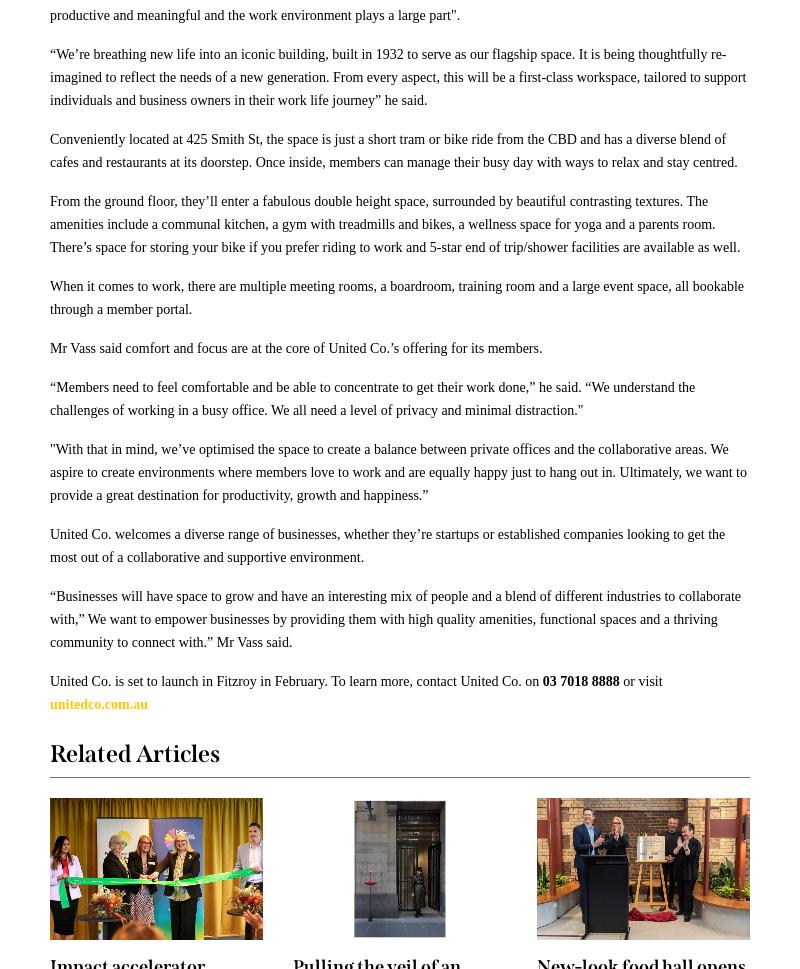  What do you see at coordinates (397, 76) in the screenshot?
I see `'“We’re breathing new life into an iconic building, built in 1932 to serve as our flagship space. It is being thoughtfully re-imagined to reflect the needs of a new generation. From every aspect, this will be a first-class workspace, tailored to support individuals and business owners in their work life journey” he said.'` at bounding box center [397, 76].